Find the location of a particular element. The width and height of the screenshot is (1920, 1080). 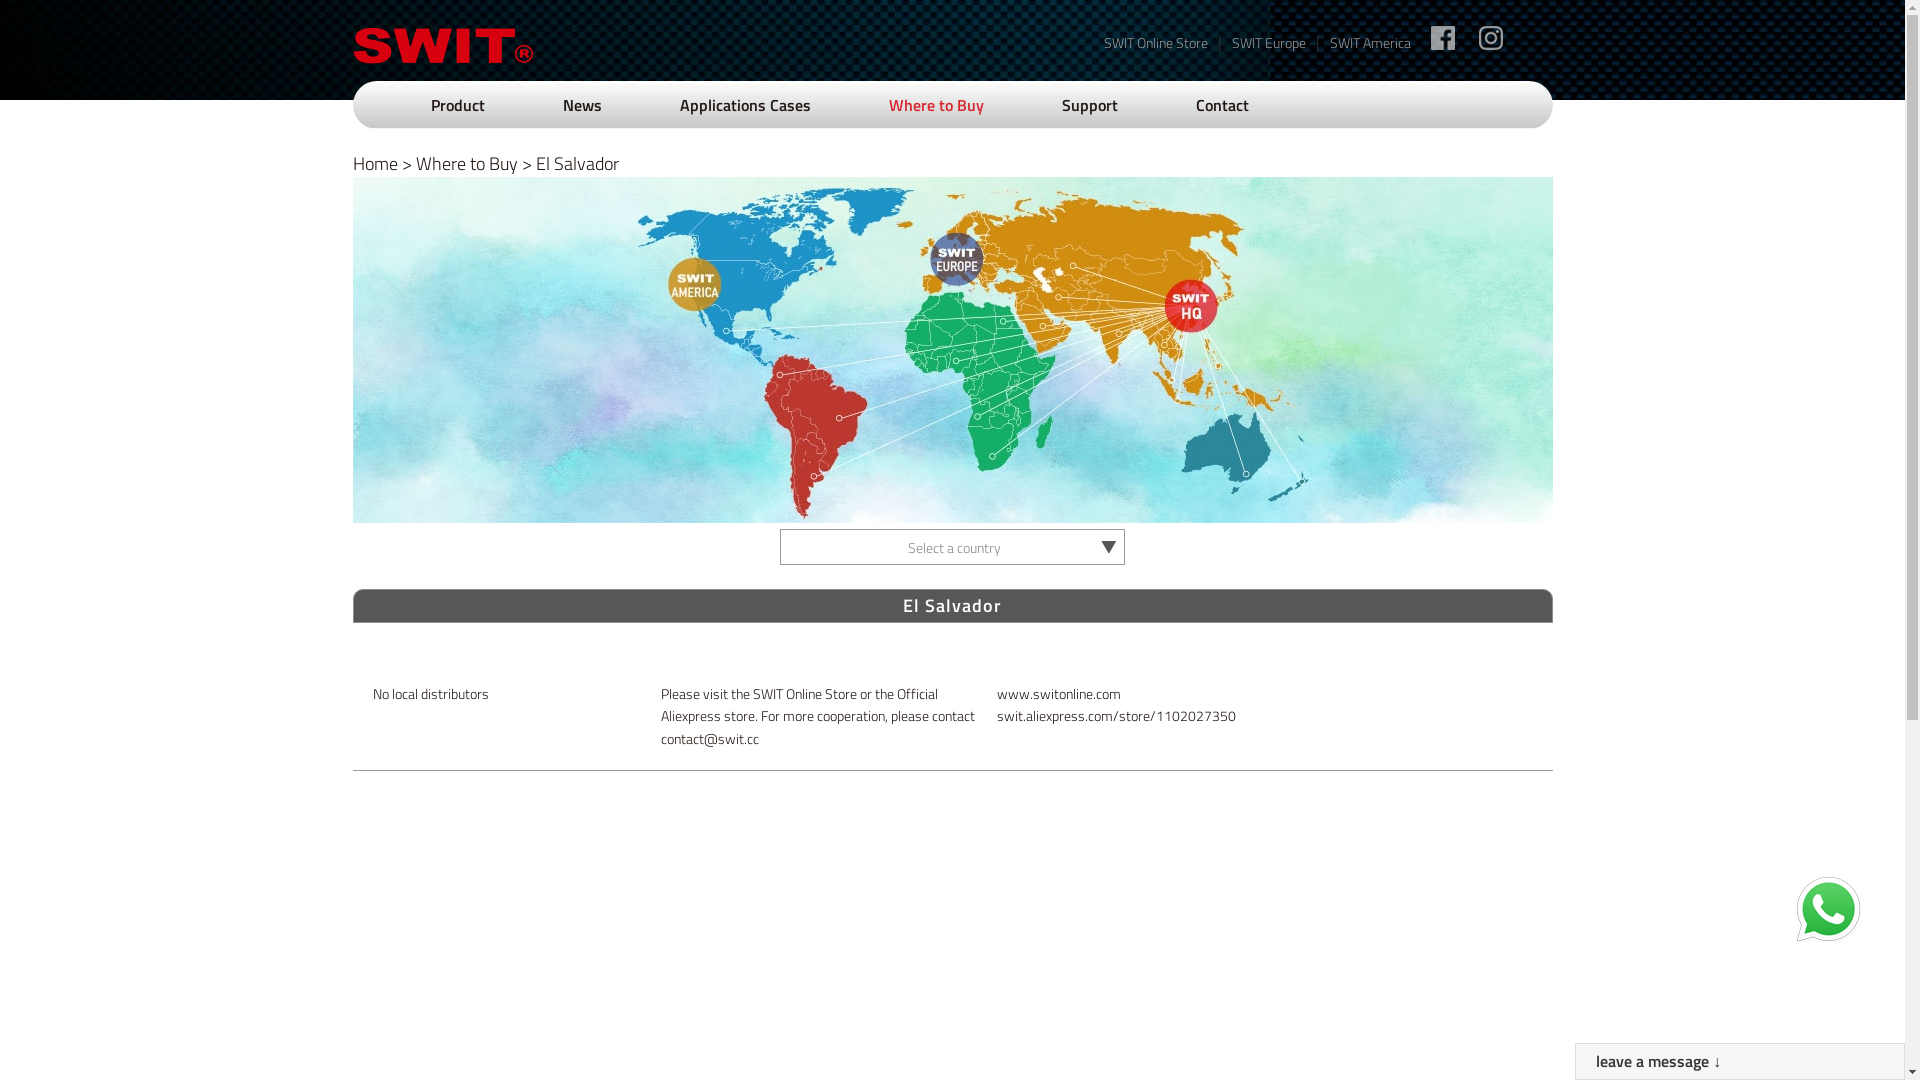

'Applications Cases' is located at coordinates (680, 104).